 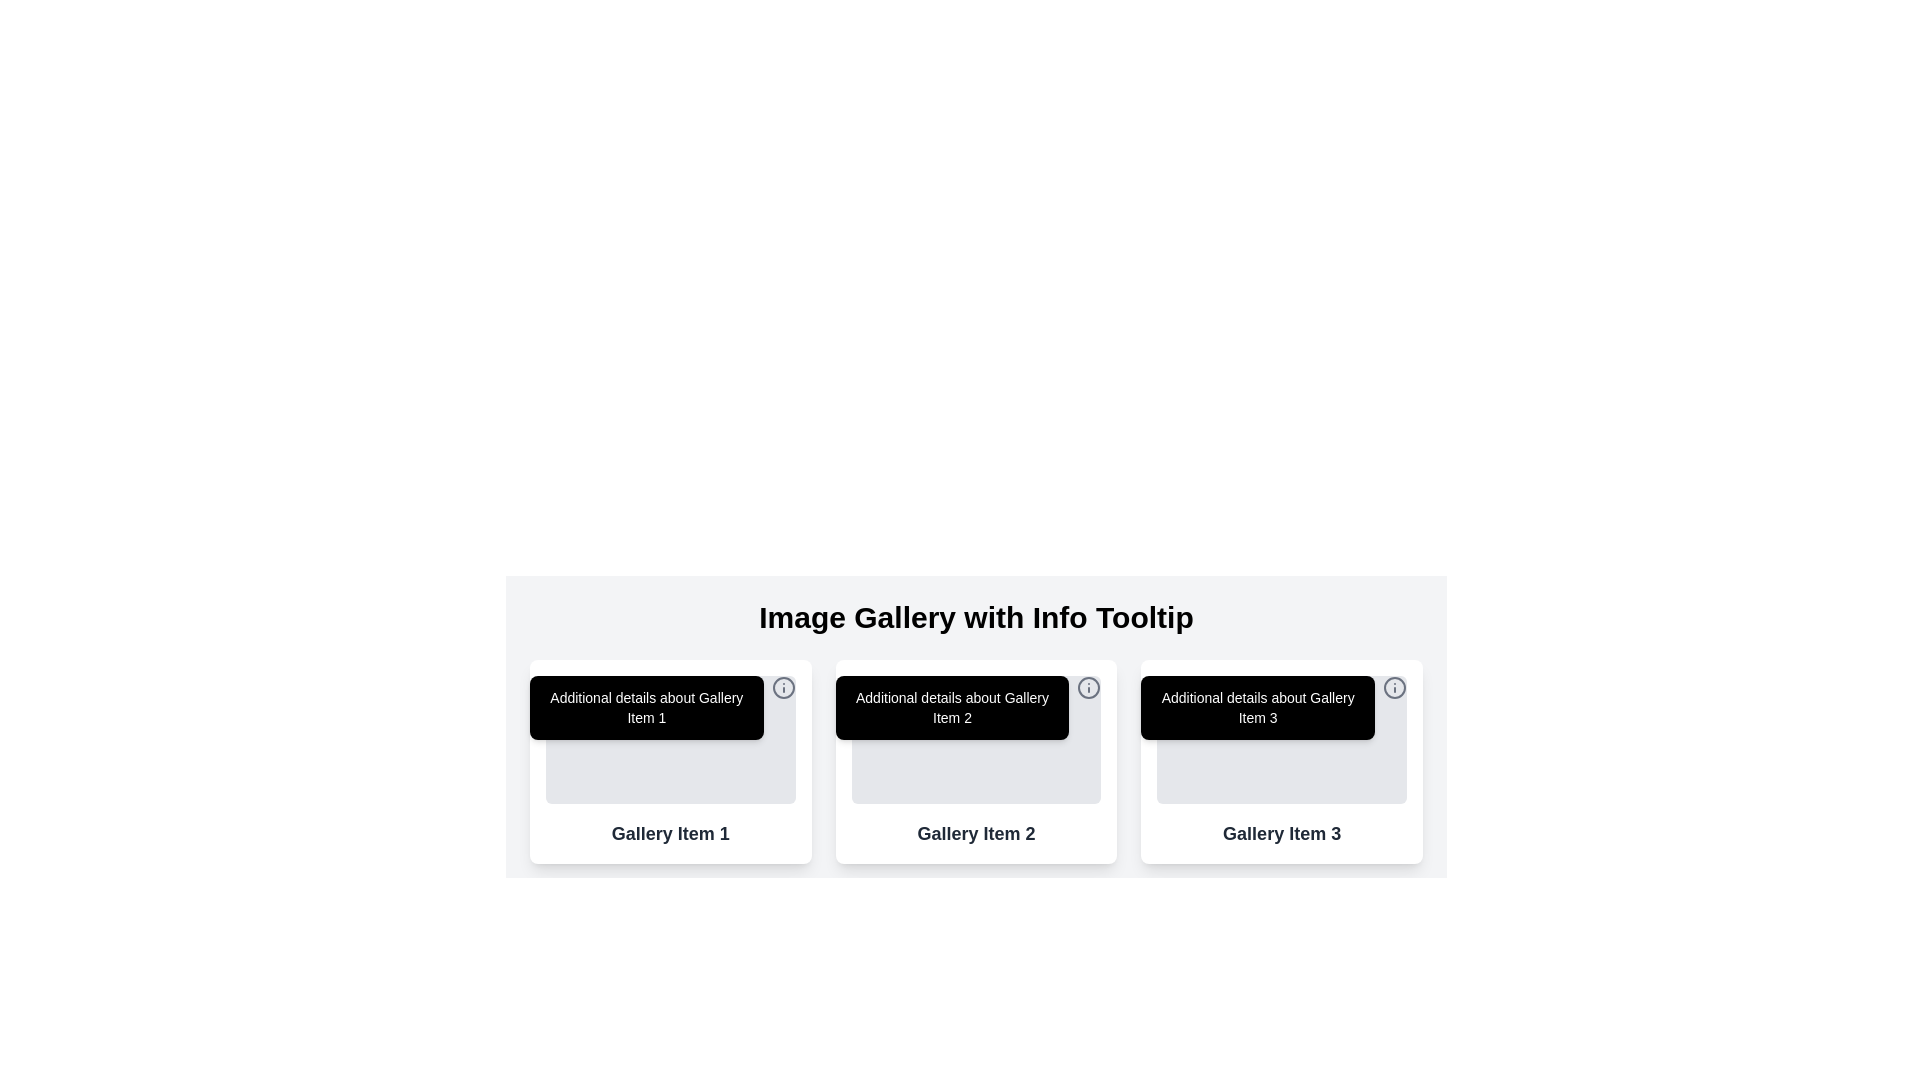 I want to click on text from the Text Label that identifies the content as 'Gallery Item 2', located below the image placeholder in the second card of a three-item horizontal image gallery layout, so click(x=976, y=833).